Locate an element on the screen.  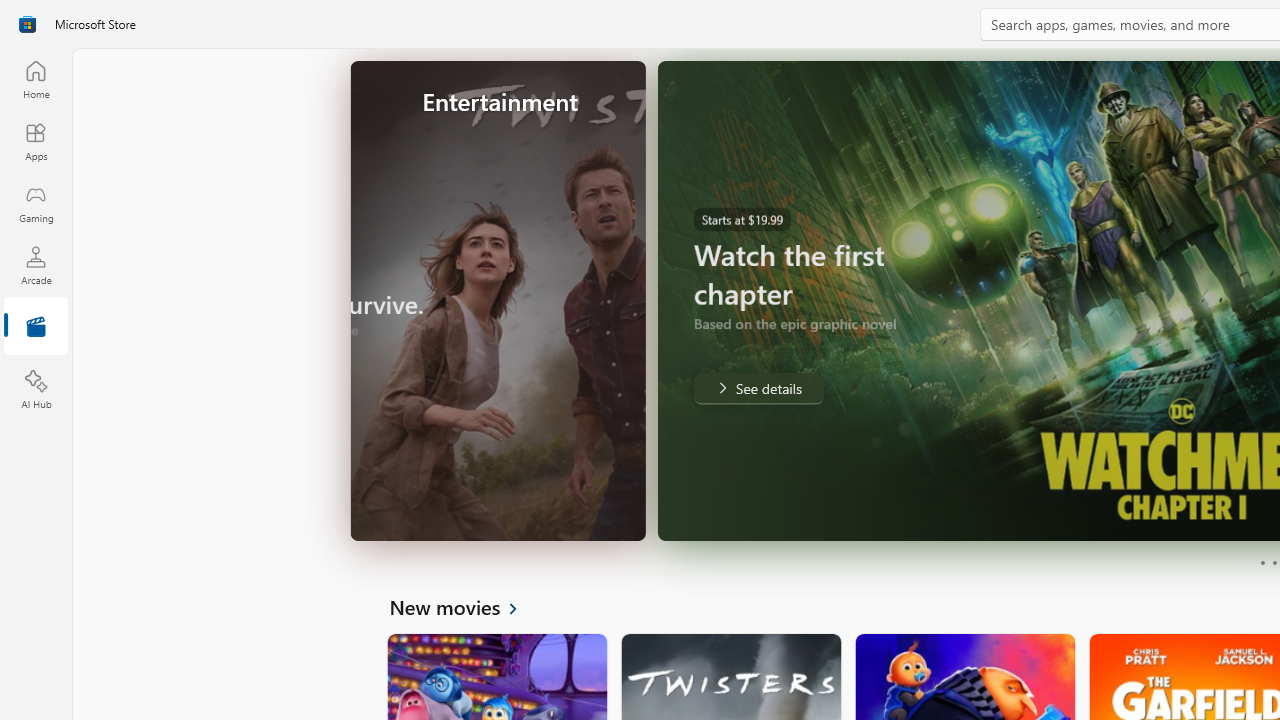
'Class: Image' is located at coordinates (27, 24).